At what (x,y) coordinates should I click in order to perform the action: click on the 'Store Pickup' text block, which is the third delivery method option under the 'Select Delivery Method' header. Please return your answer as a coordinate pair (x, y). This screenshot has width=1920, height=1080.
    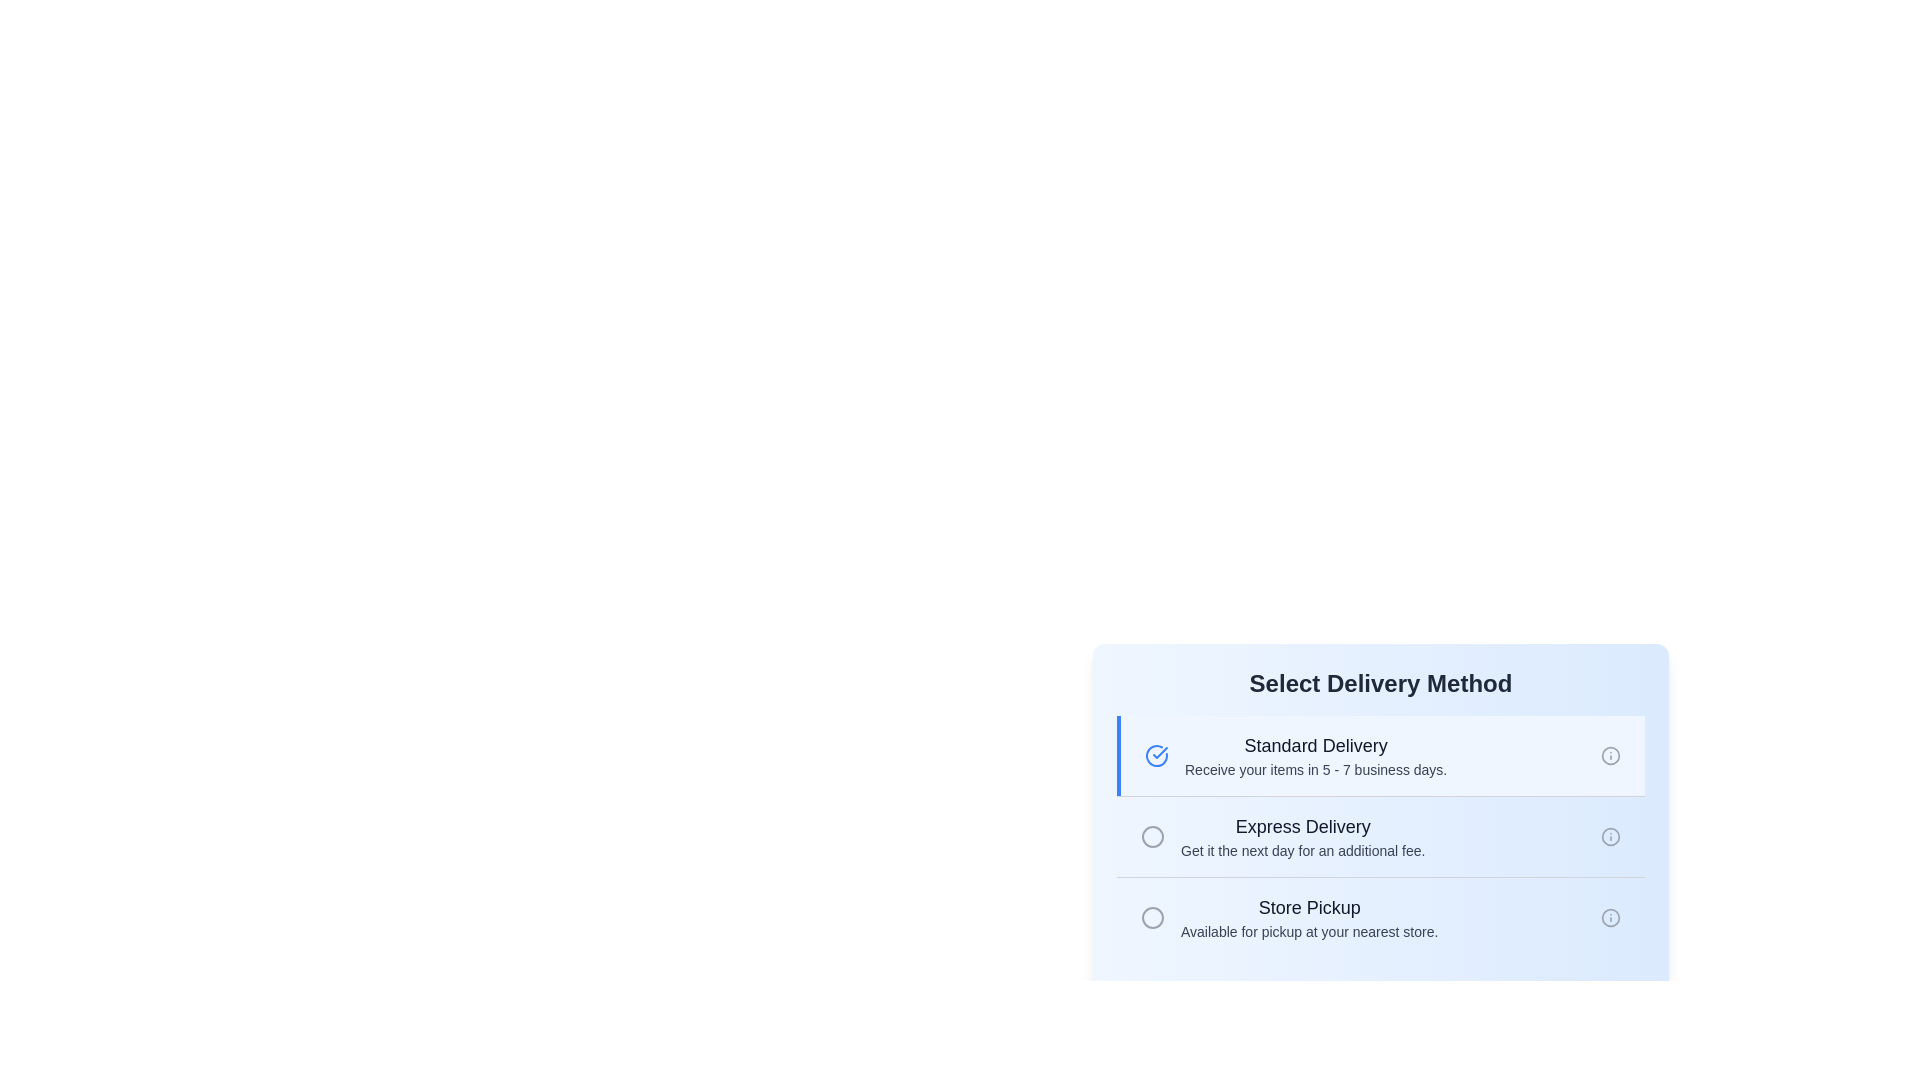
    Looking at the image, I should click on (1309, 918).